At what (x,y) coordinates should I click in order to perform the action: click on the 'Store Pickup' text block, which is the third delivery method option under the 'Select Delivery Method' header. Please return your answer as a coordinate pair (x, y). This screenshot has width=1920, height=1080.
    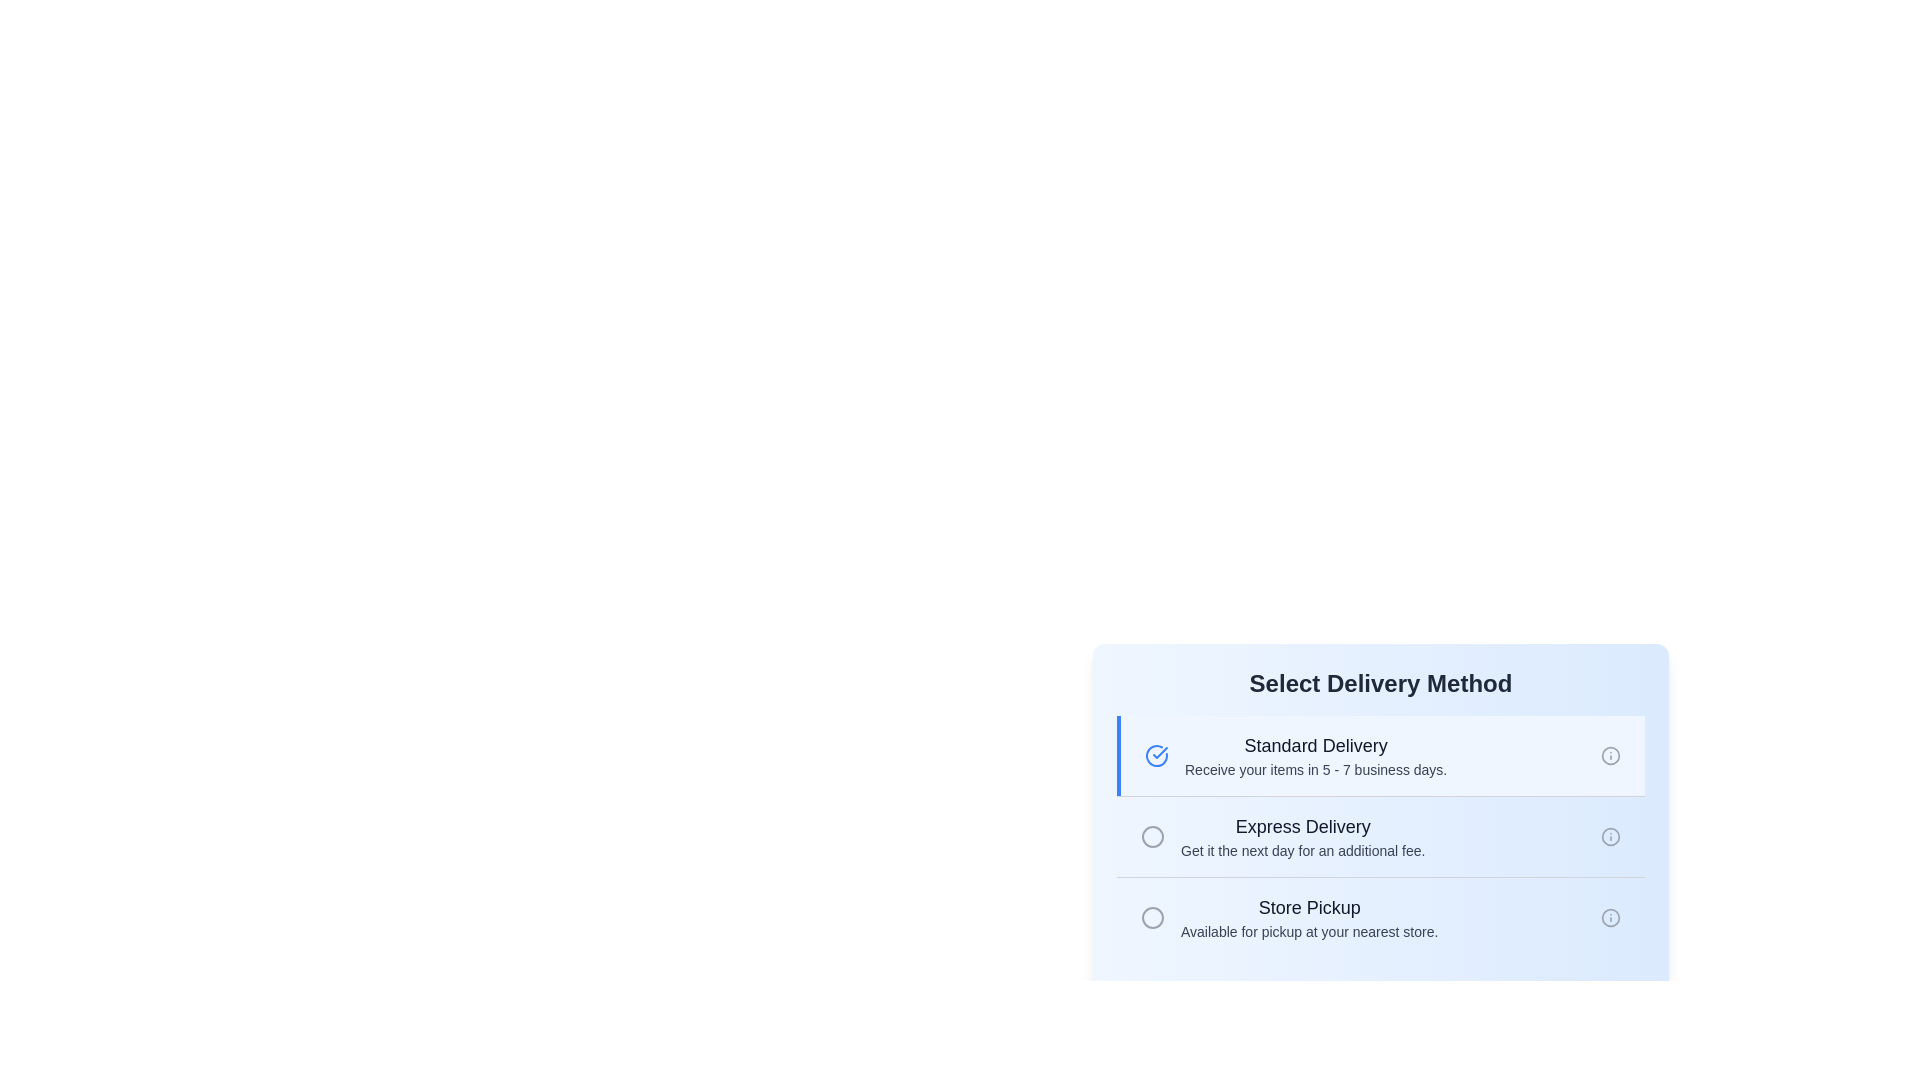
    Looking at the image, I should click on (1309, 918).